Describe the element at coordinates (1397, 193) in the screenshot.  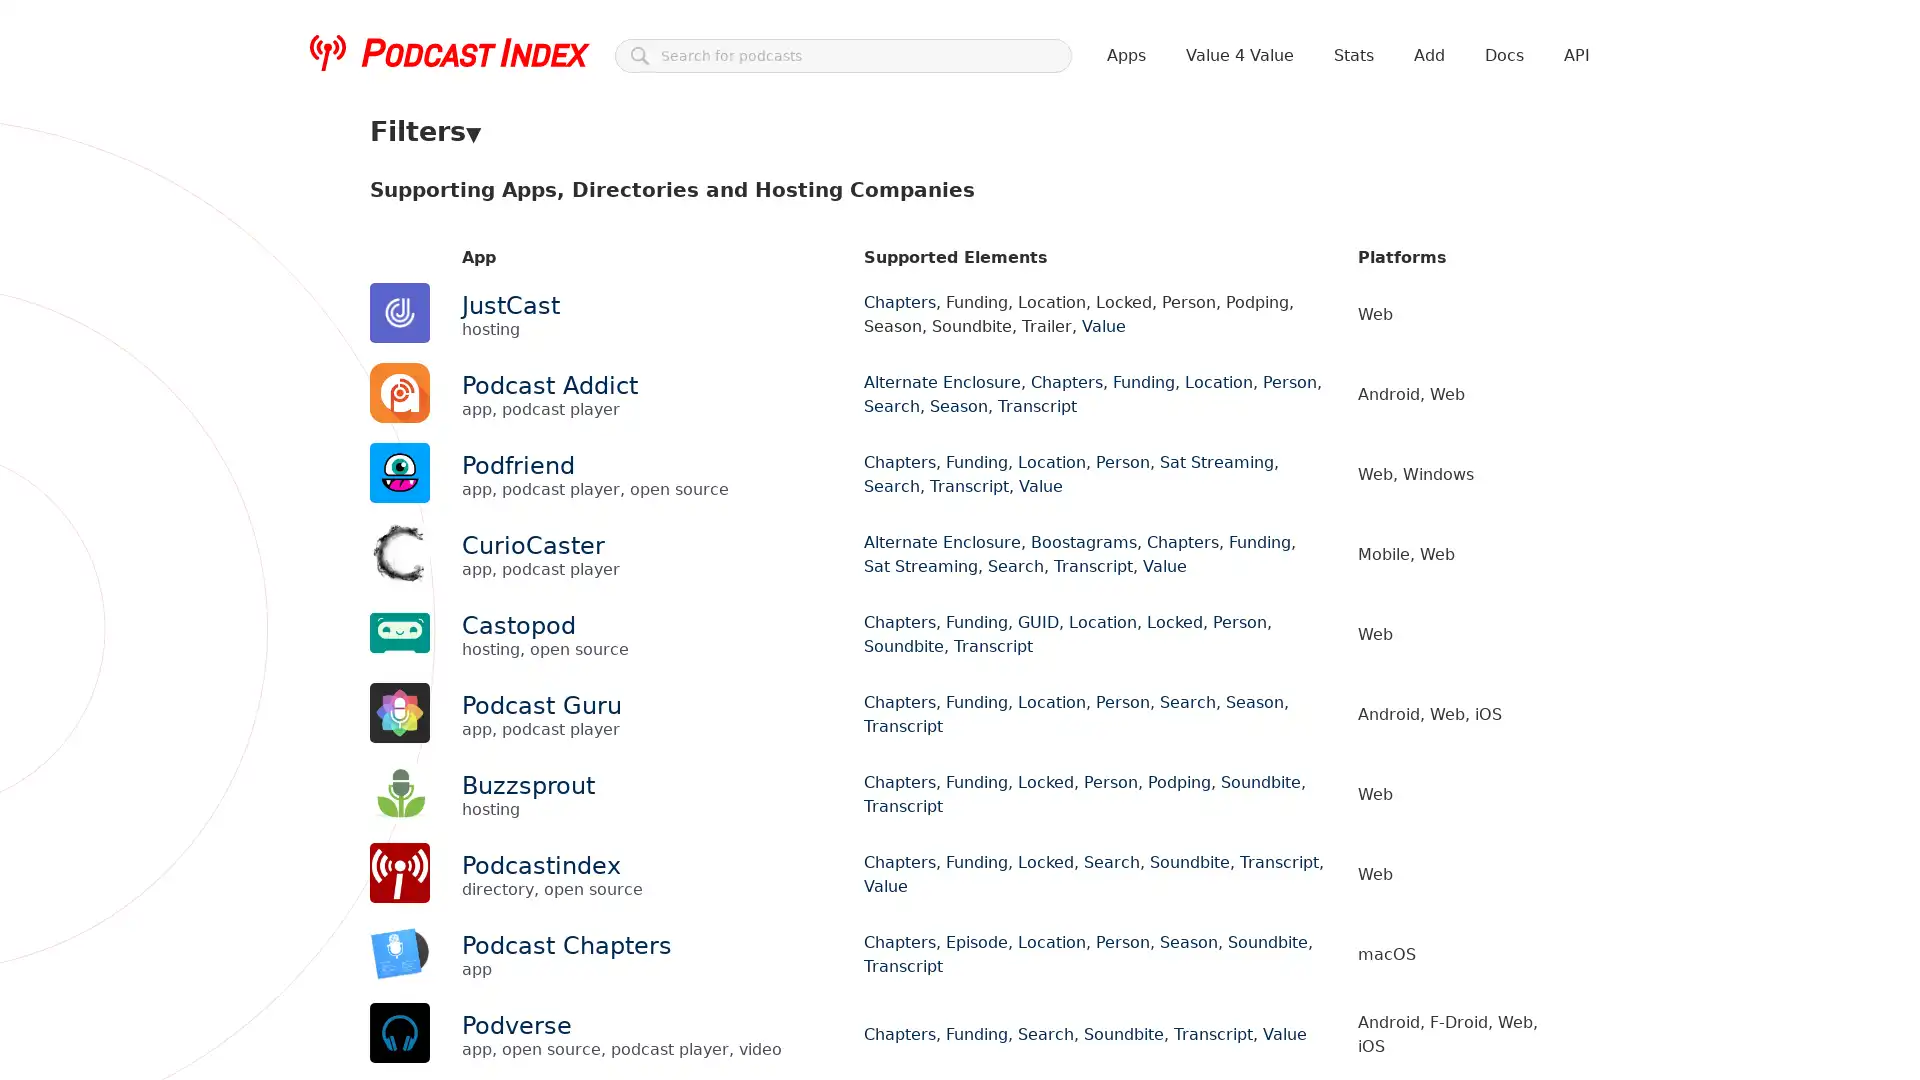
I see `Sn-network` at that location.